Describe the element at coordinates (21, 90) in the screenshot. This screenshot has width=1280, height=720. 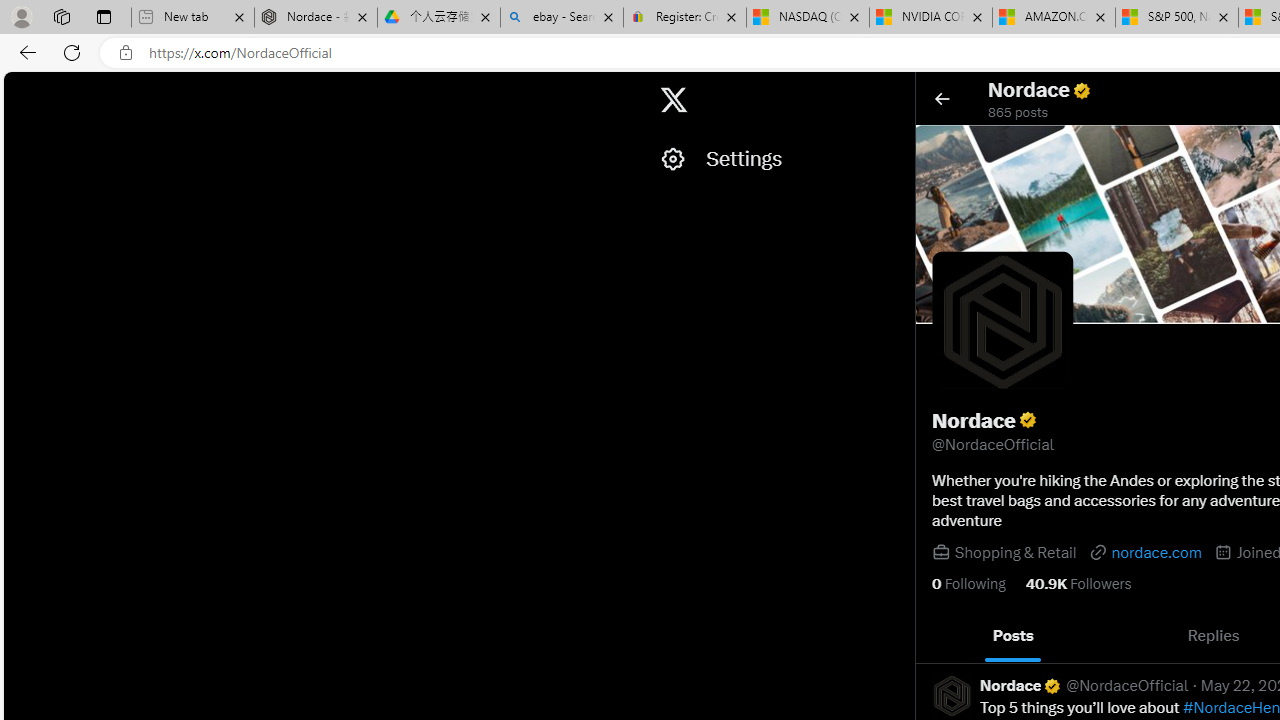
I see `'Skip to home timeline'` at that location.